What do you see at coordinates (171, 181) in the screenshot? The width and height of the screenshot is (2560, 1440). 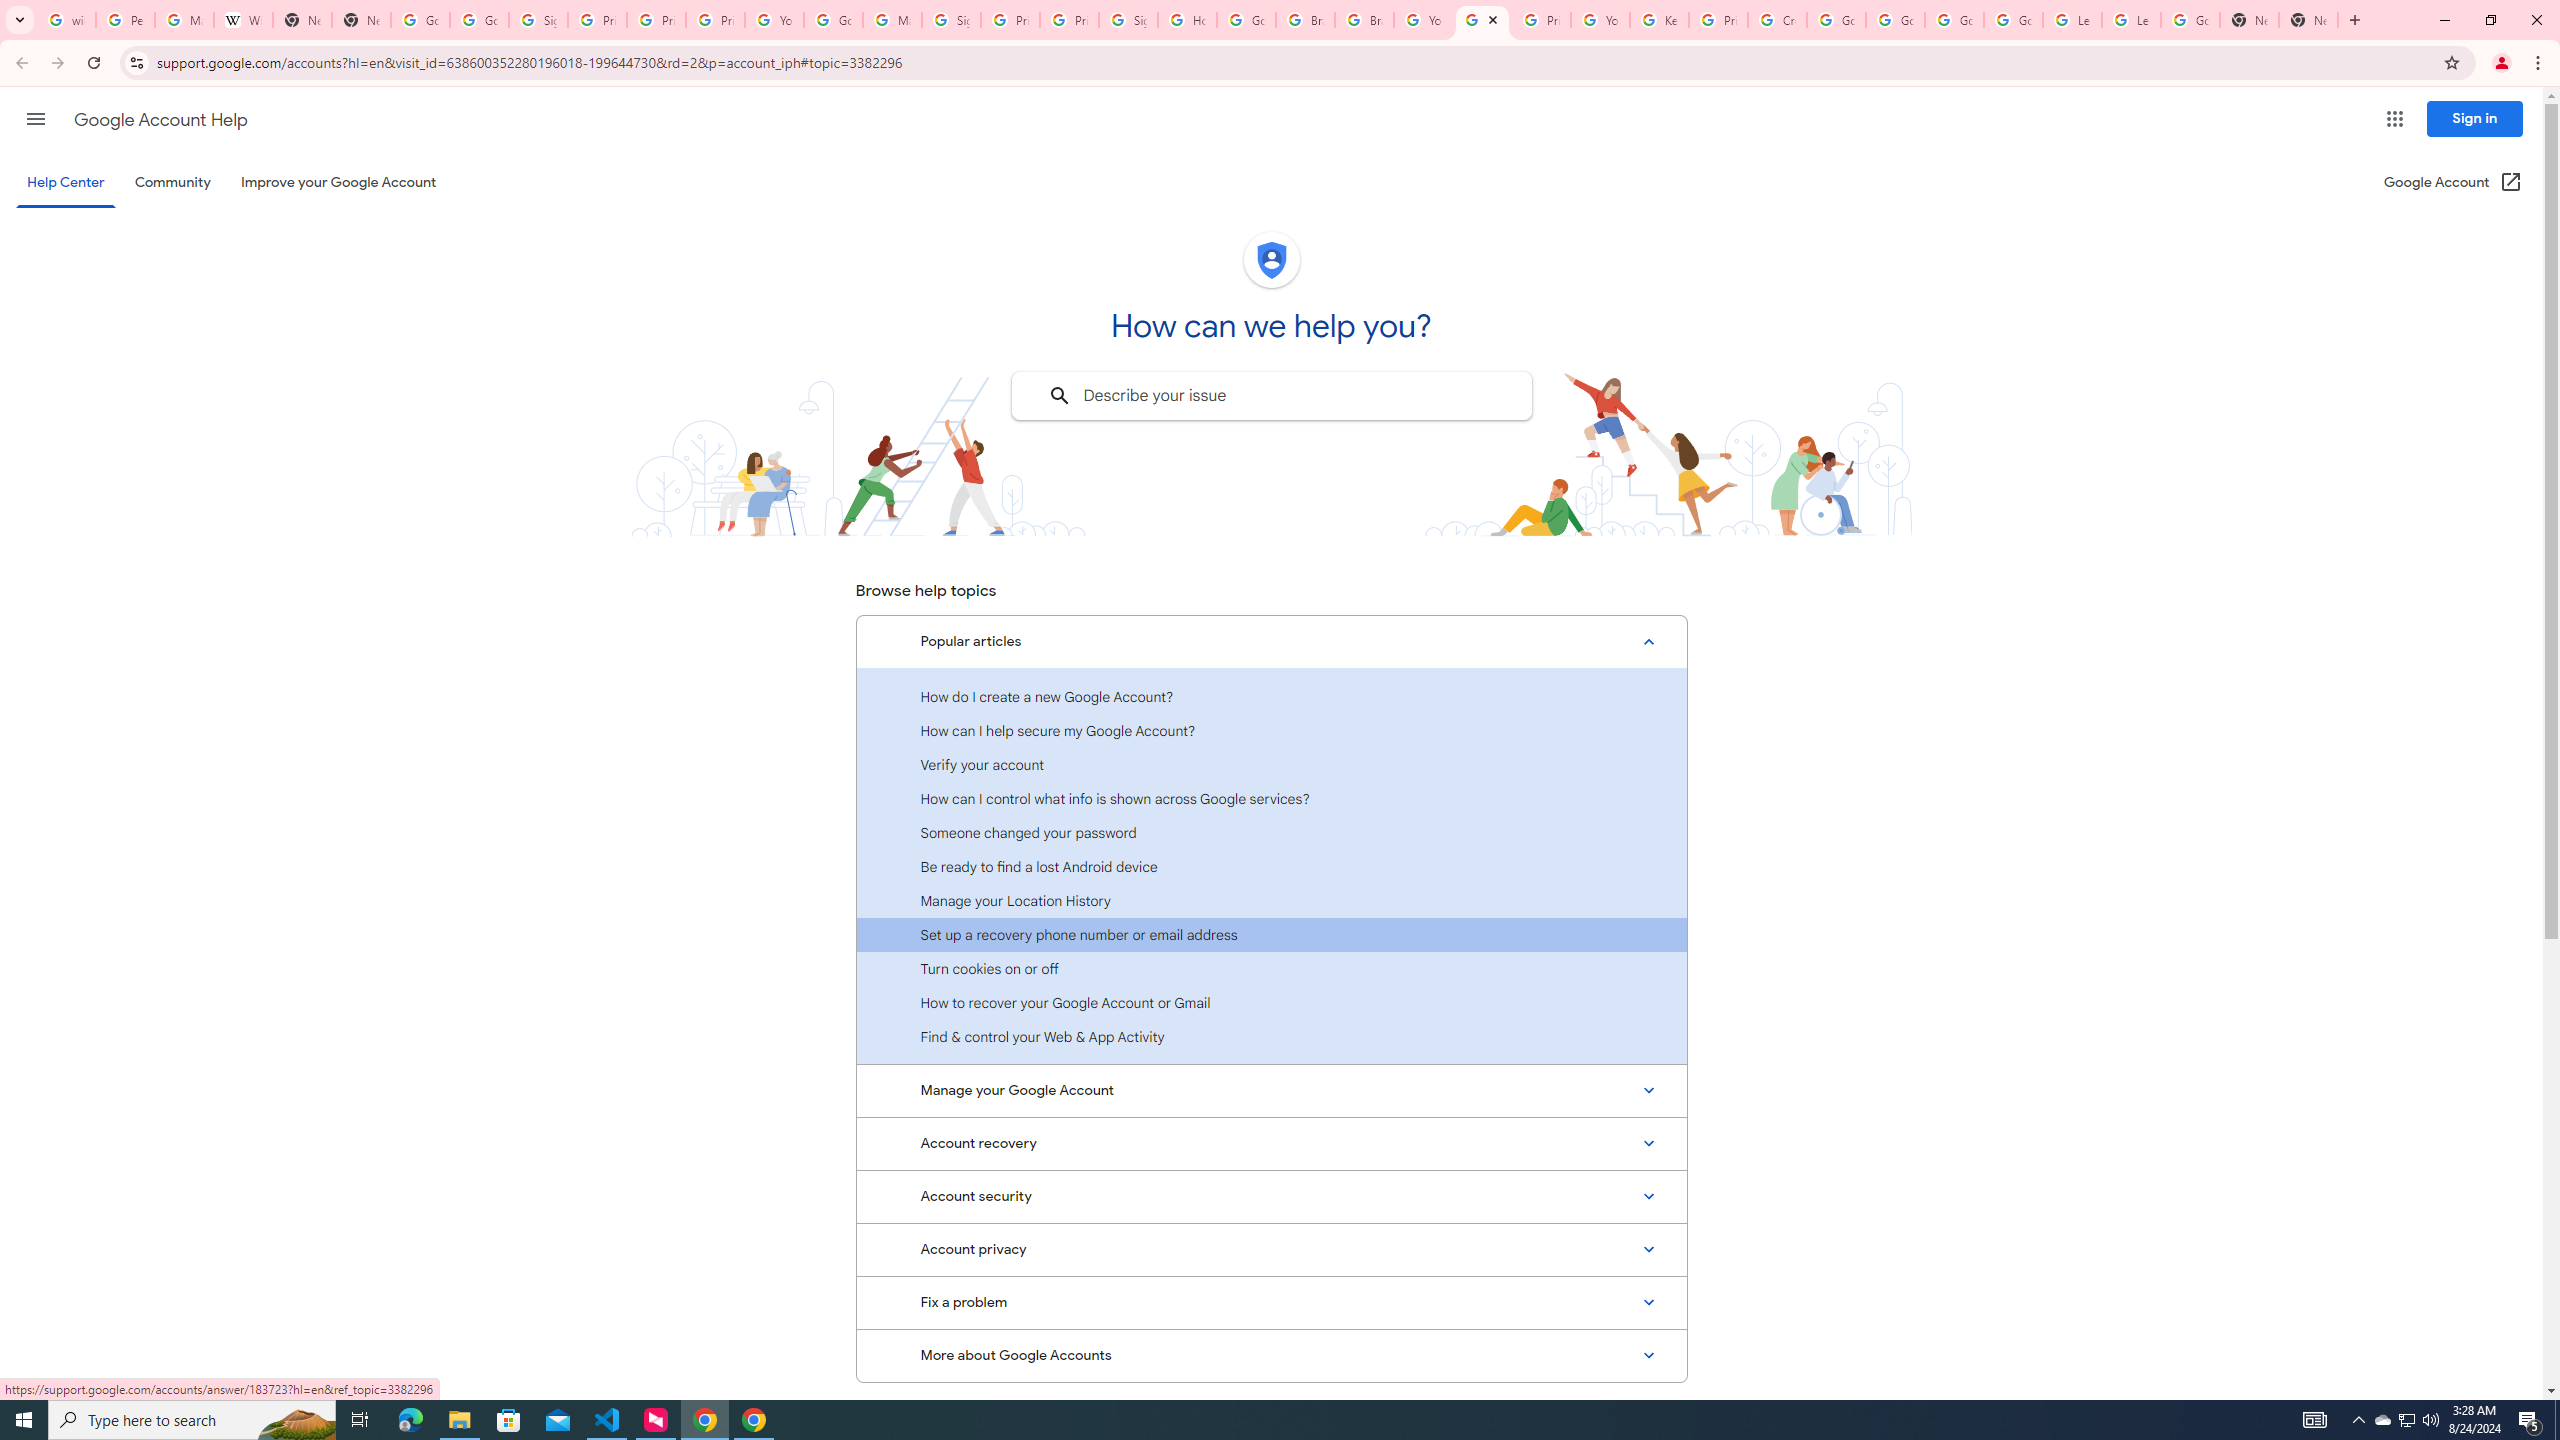 I see `'Community'` at bounding box center [171, 181].